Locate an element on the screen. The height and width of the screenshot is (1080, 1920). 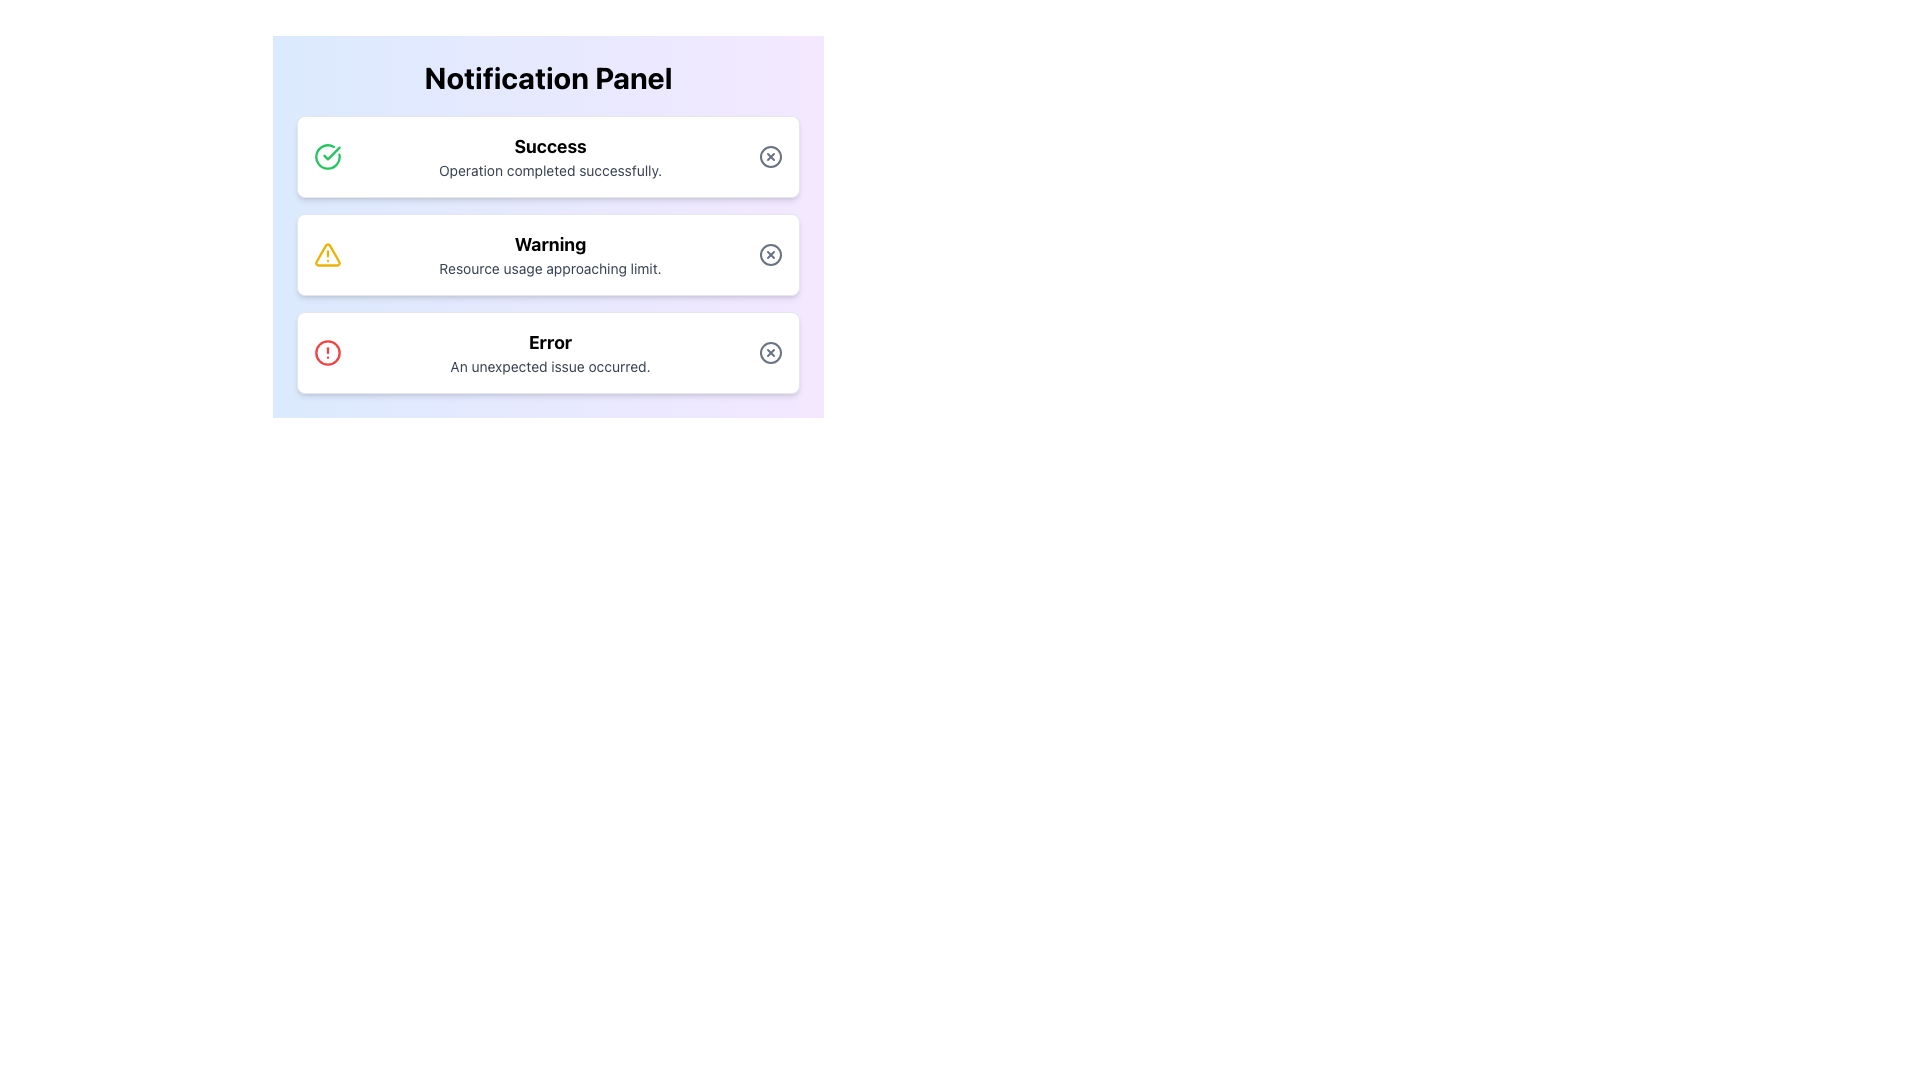
the green checkmark icon representing a confirmation or success state, located within the notification panel above the notifications stating 'Warning' and 'Error' is located at coordinates (327, 156).